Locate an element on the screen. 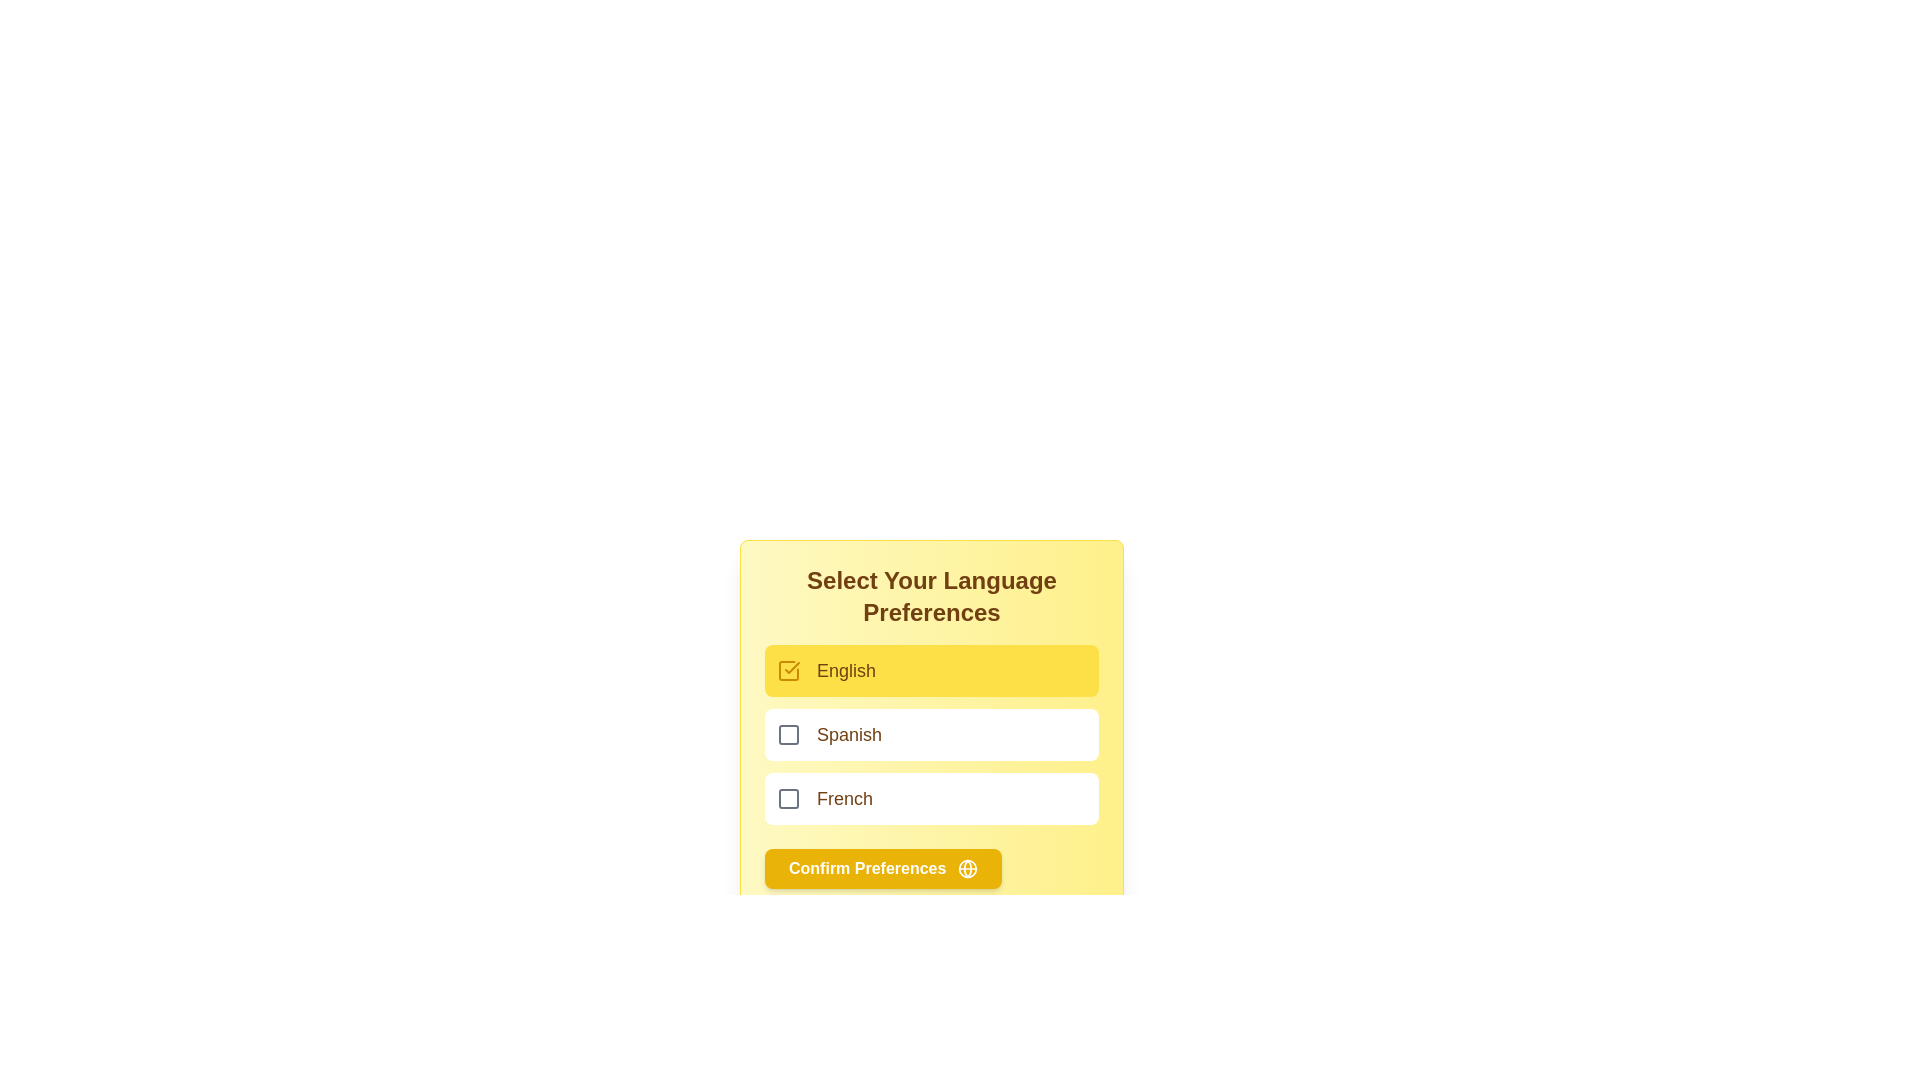 The image size is (1920, 1080). the checkbox labeled 'French' which is the third item in a vertical list of language selection preferences within a yellow-themed modal is located at coordinates (930, 797).